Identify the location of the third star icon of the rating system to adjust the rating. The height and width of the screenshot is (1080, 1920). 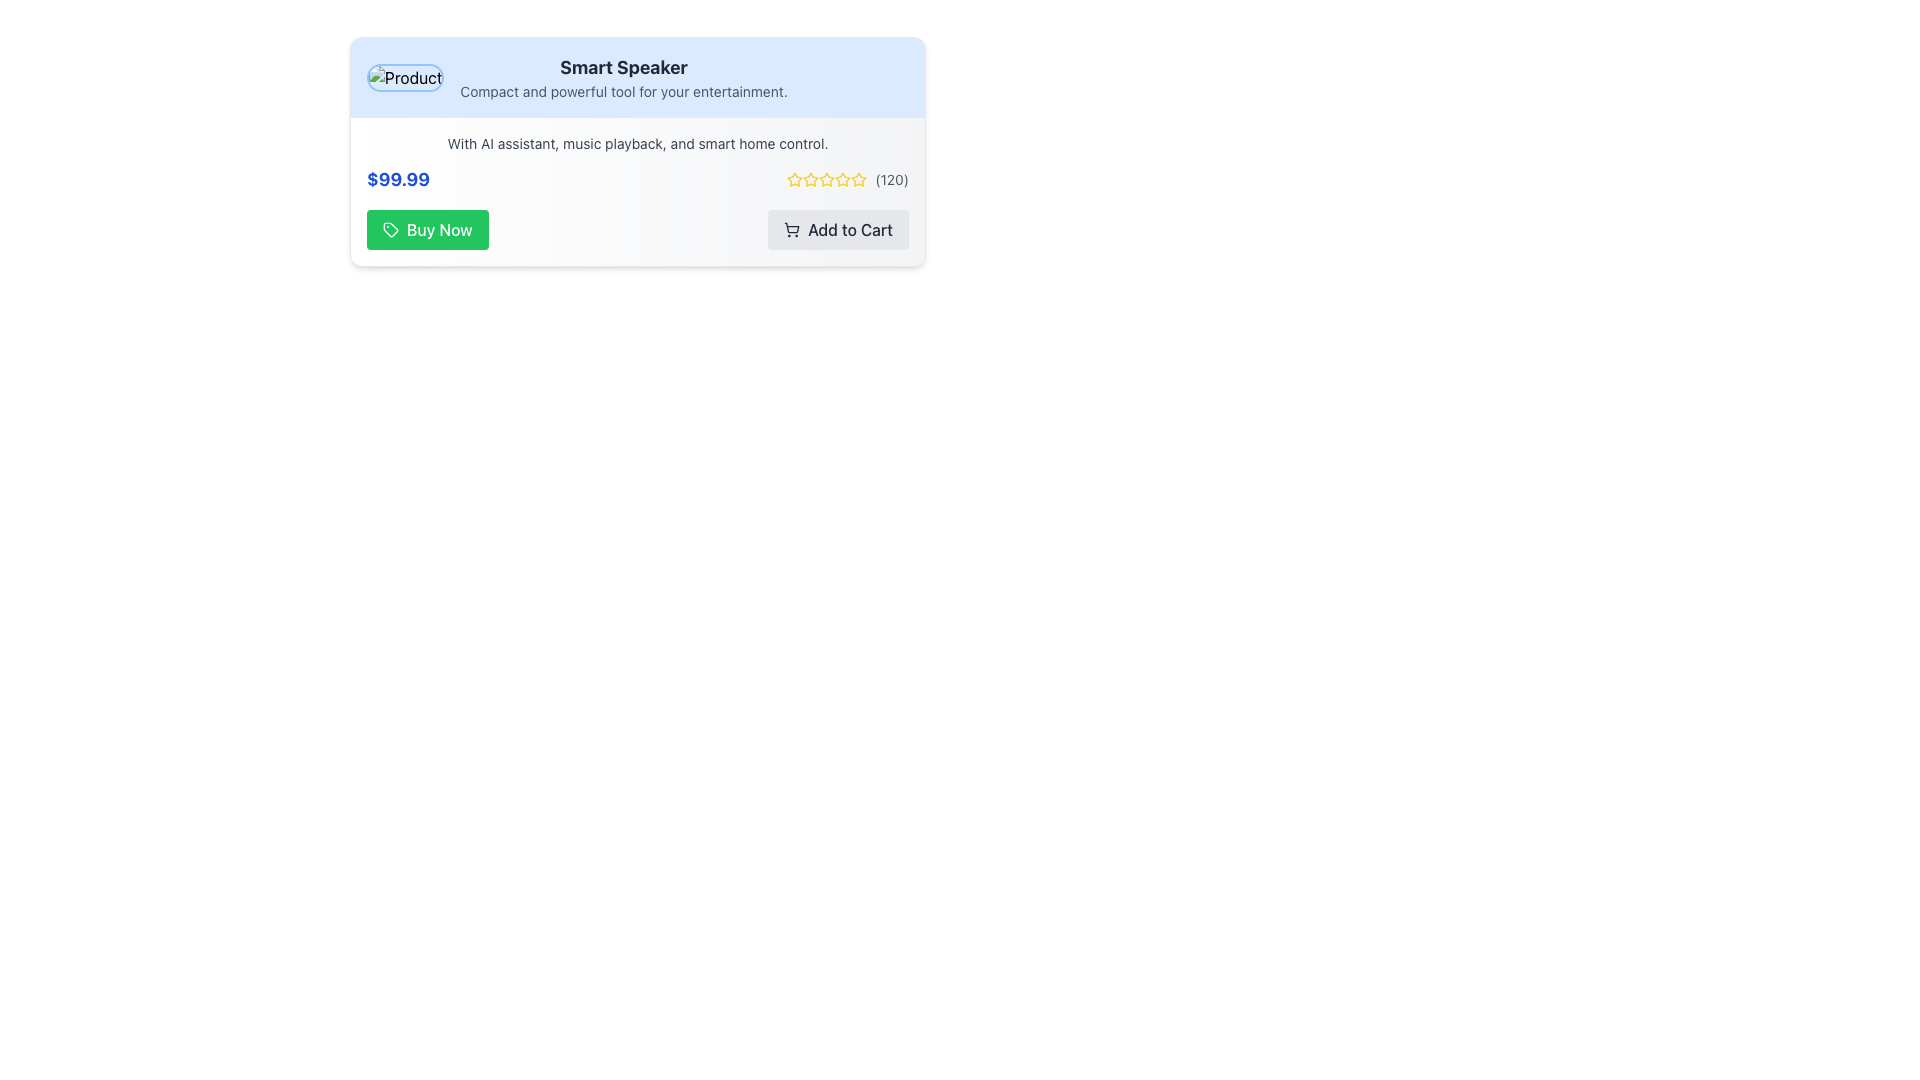
(843, 178).